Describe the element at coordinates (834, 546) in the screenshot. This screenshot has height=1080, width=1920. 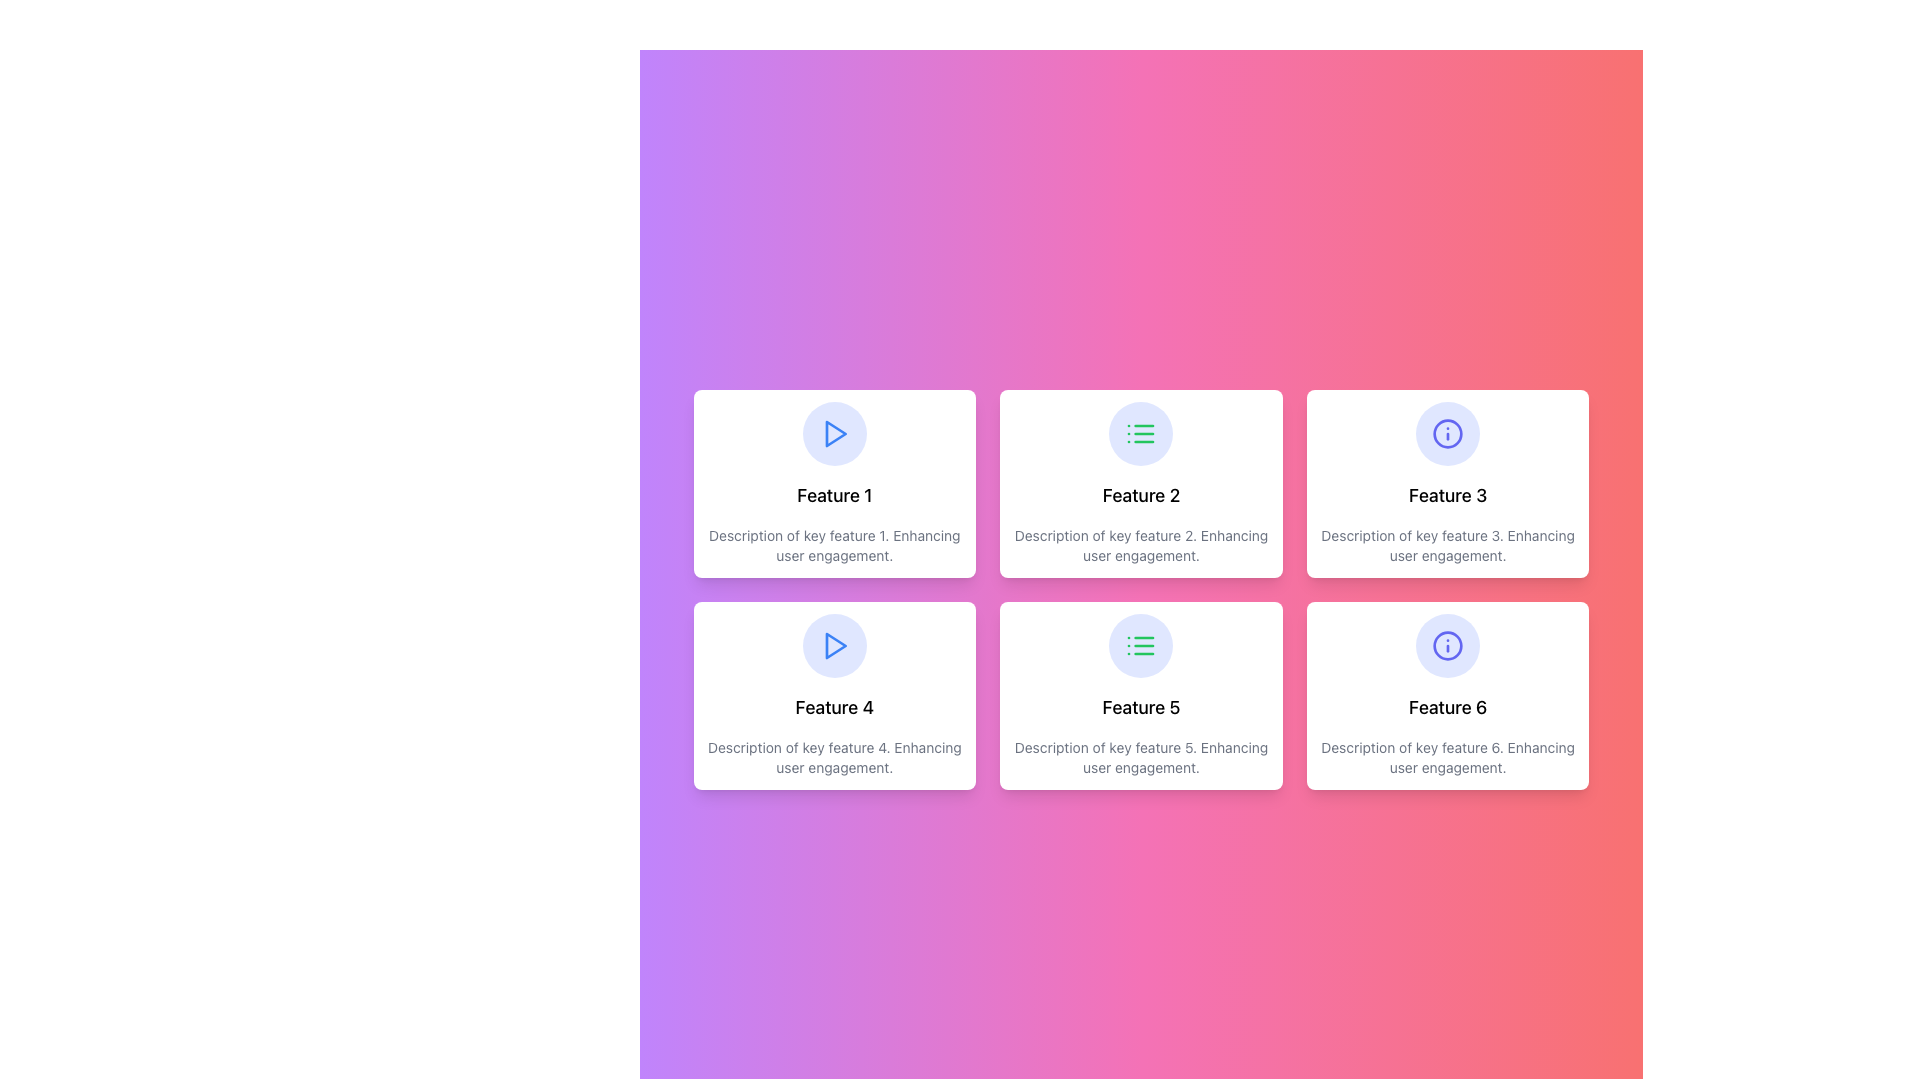
I see `the descriptive text element located beneath the title 'Feature 1' within the white card with rounded corners` at that location.